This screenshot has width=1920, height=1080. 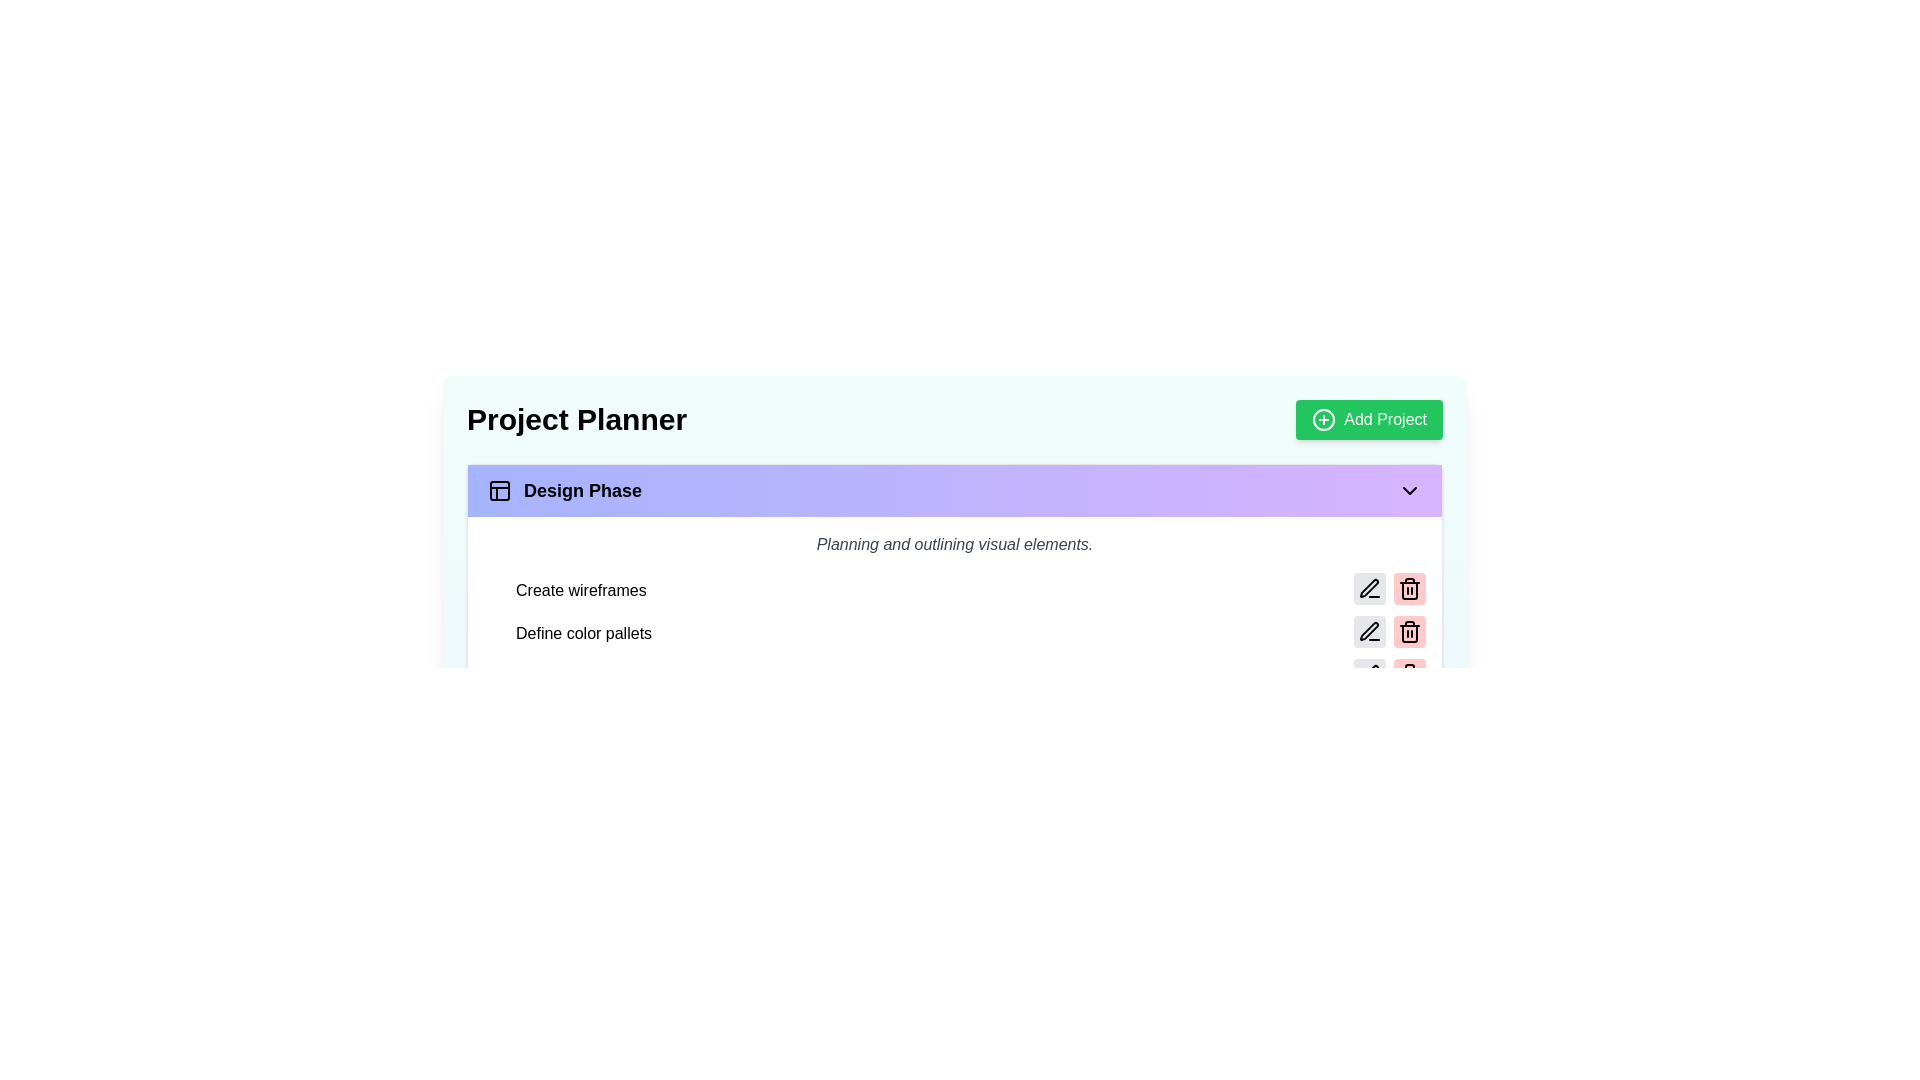 What do you see at coordinates (1368, 675) in the screenshot?
I see `the small, rounded rectangle button with a gray background, featuring a pen or edit icon, located at the right end of a task row` at bounding box center [1368, 675].